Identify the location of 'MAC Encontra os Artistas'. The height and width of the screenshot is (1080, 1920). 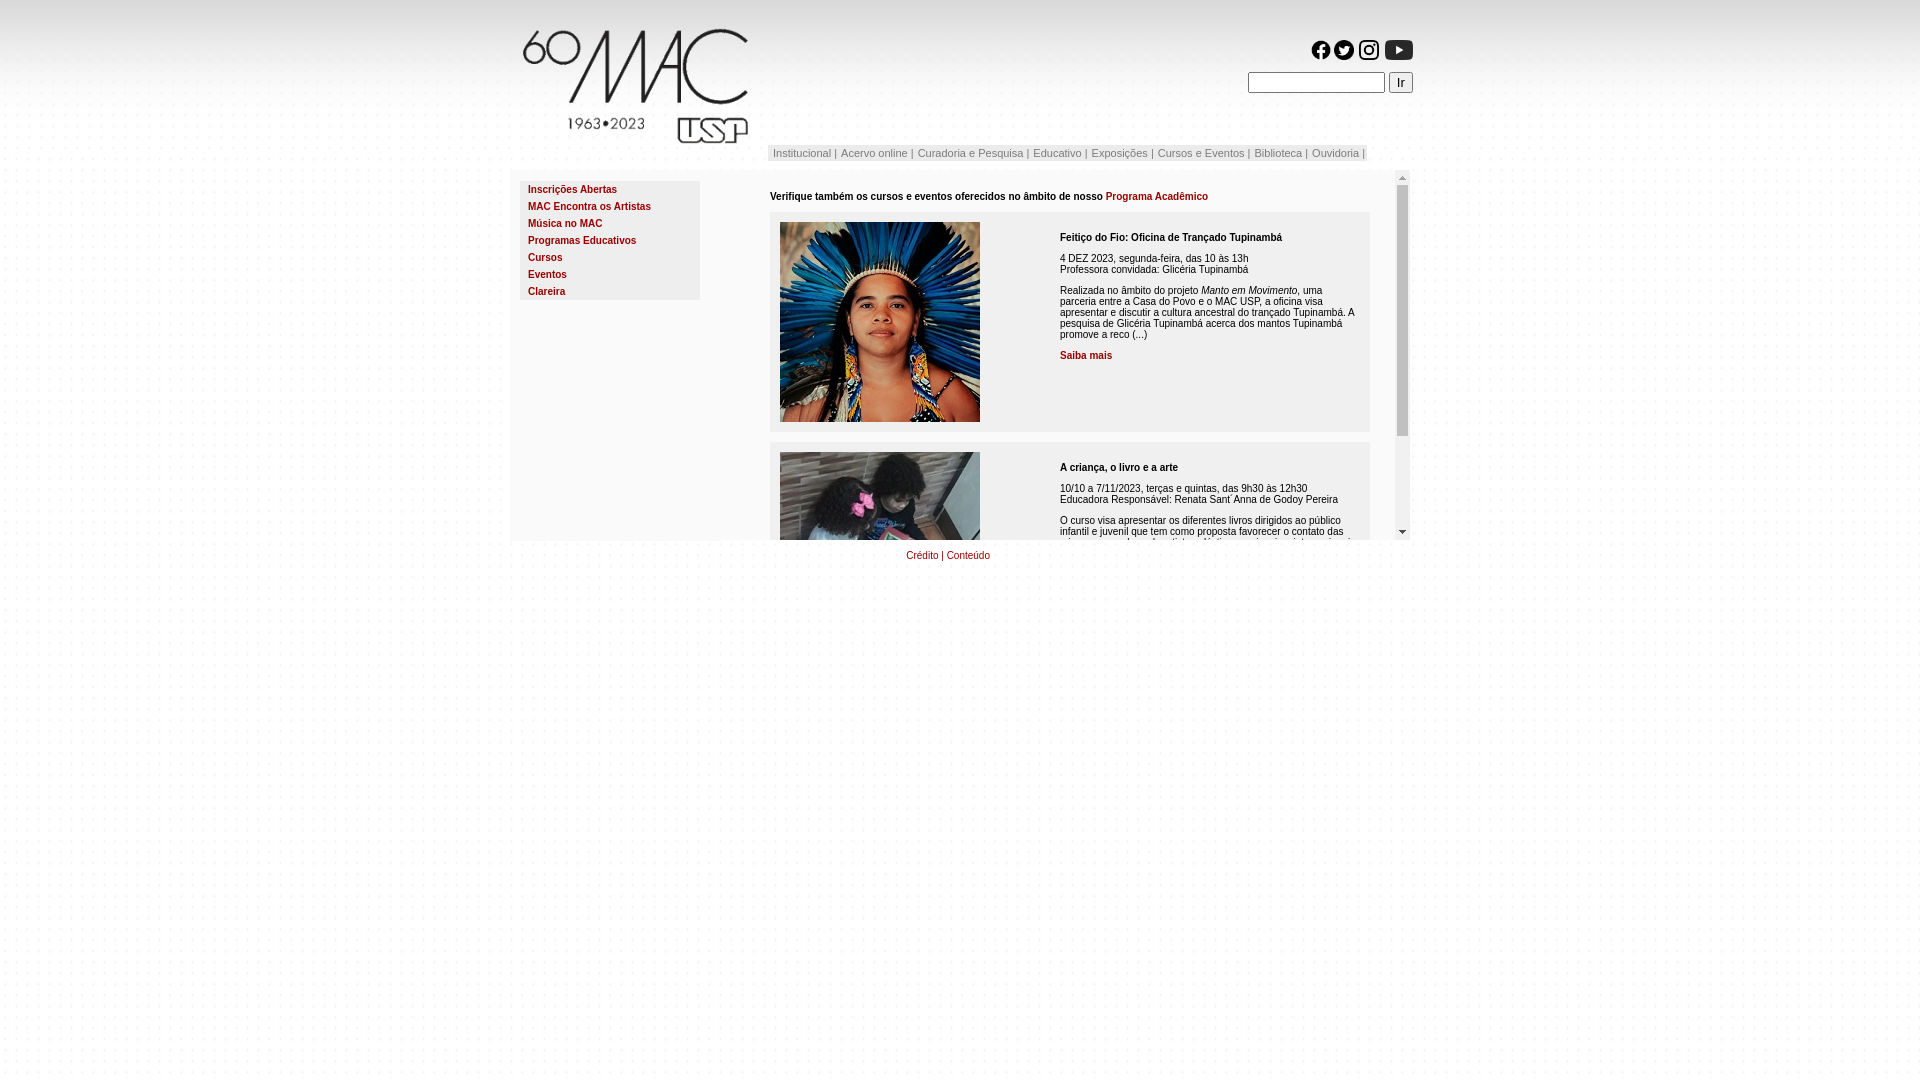
(528, 206).